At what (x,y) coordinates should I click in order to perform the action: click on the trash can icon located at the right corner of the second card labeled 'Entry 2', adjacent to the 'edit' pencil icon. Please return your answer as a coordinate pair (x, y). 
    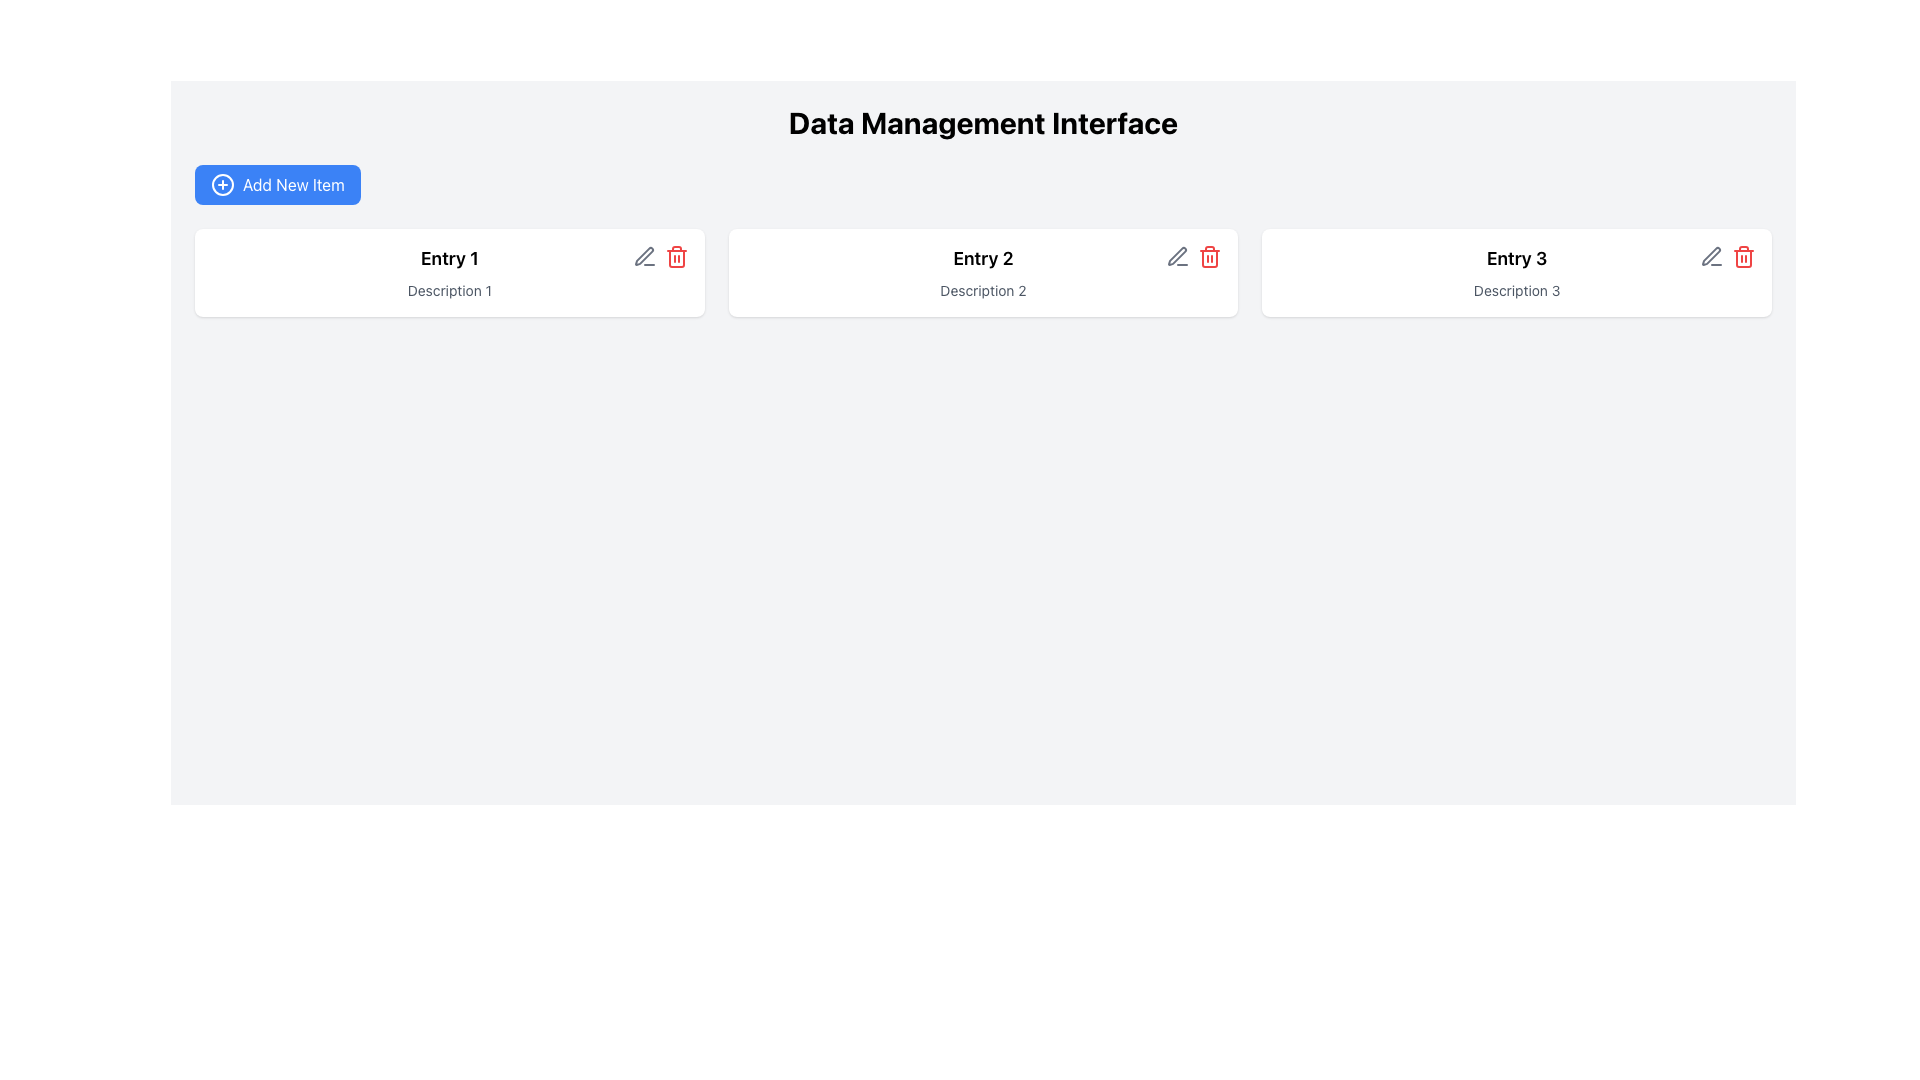
    Looking at the image, I should click on (1209, 257).